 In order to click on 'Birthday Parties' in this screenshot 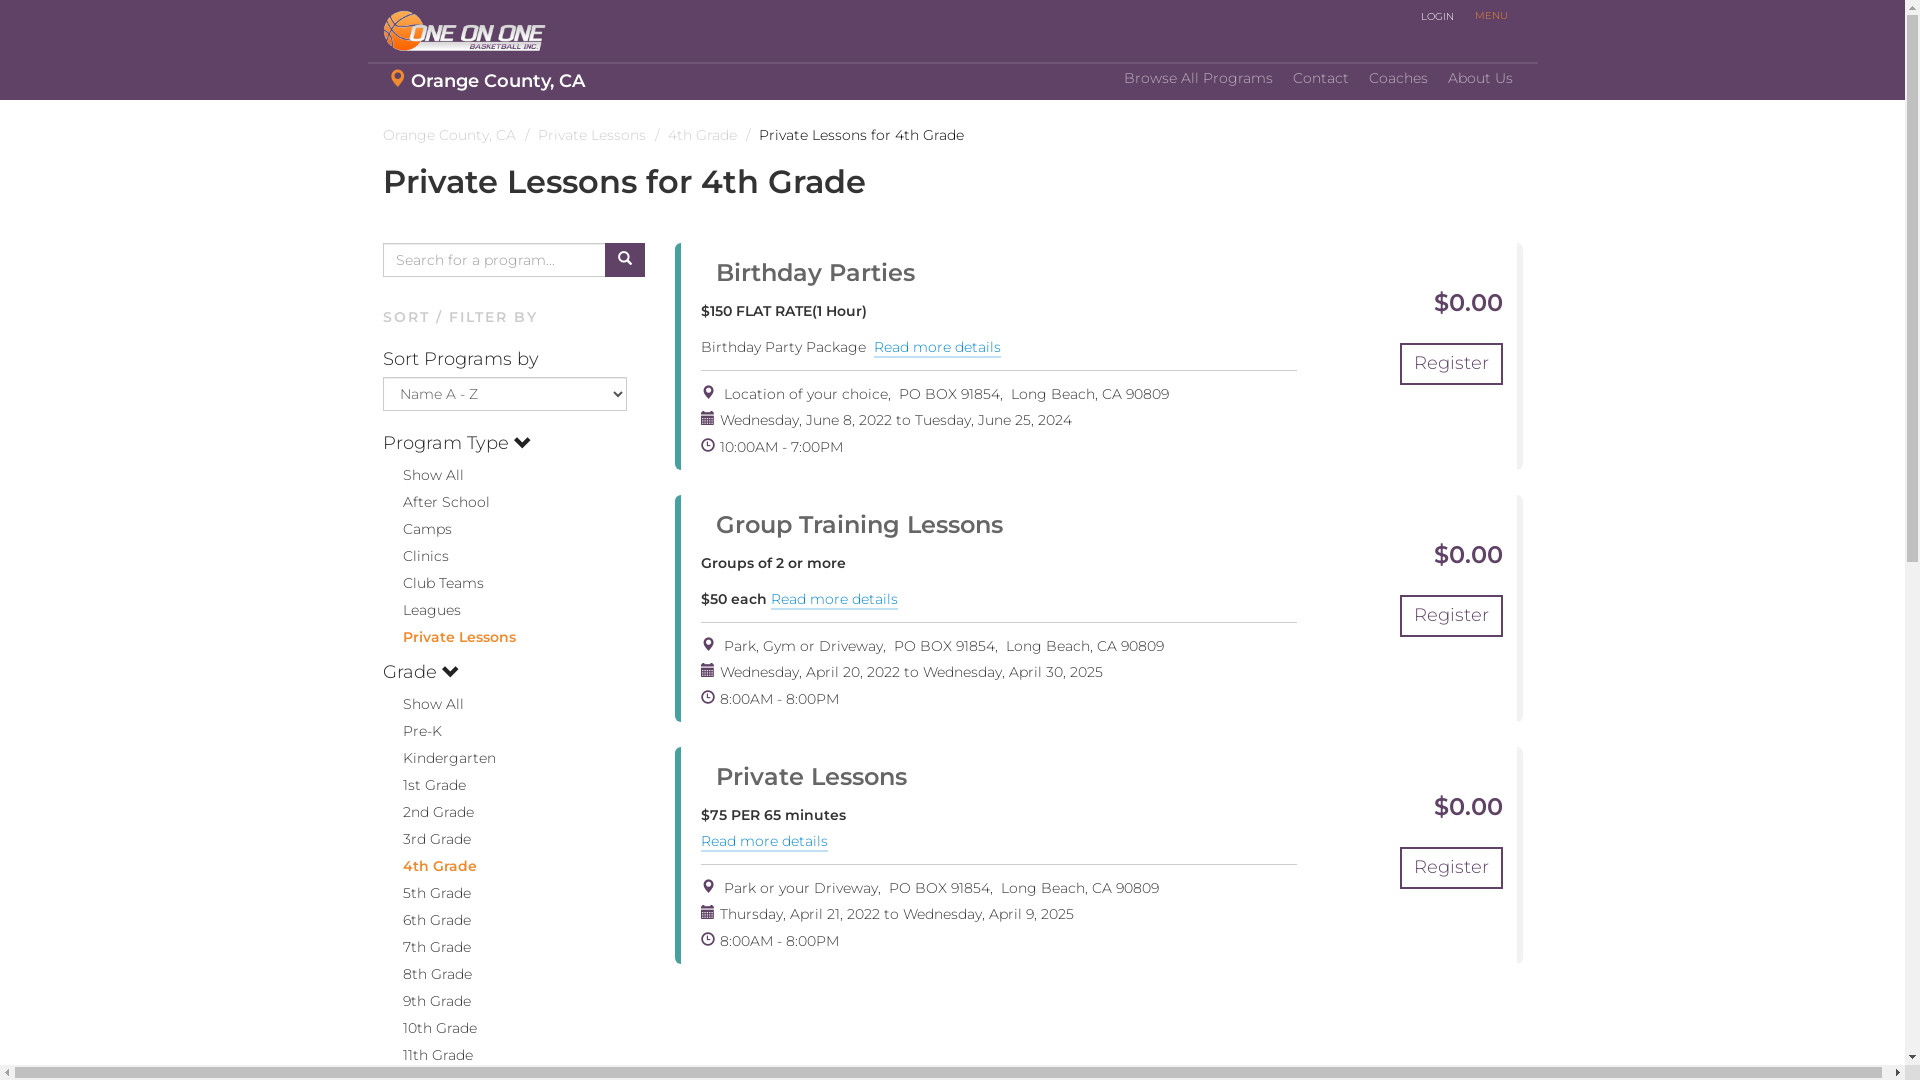, I will do `click(807, 272)`.